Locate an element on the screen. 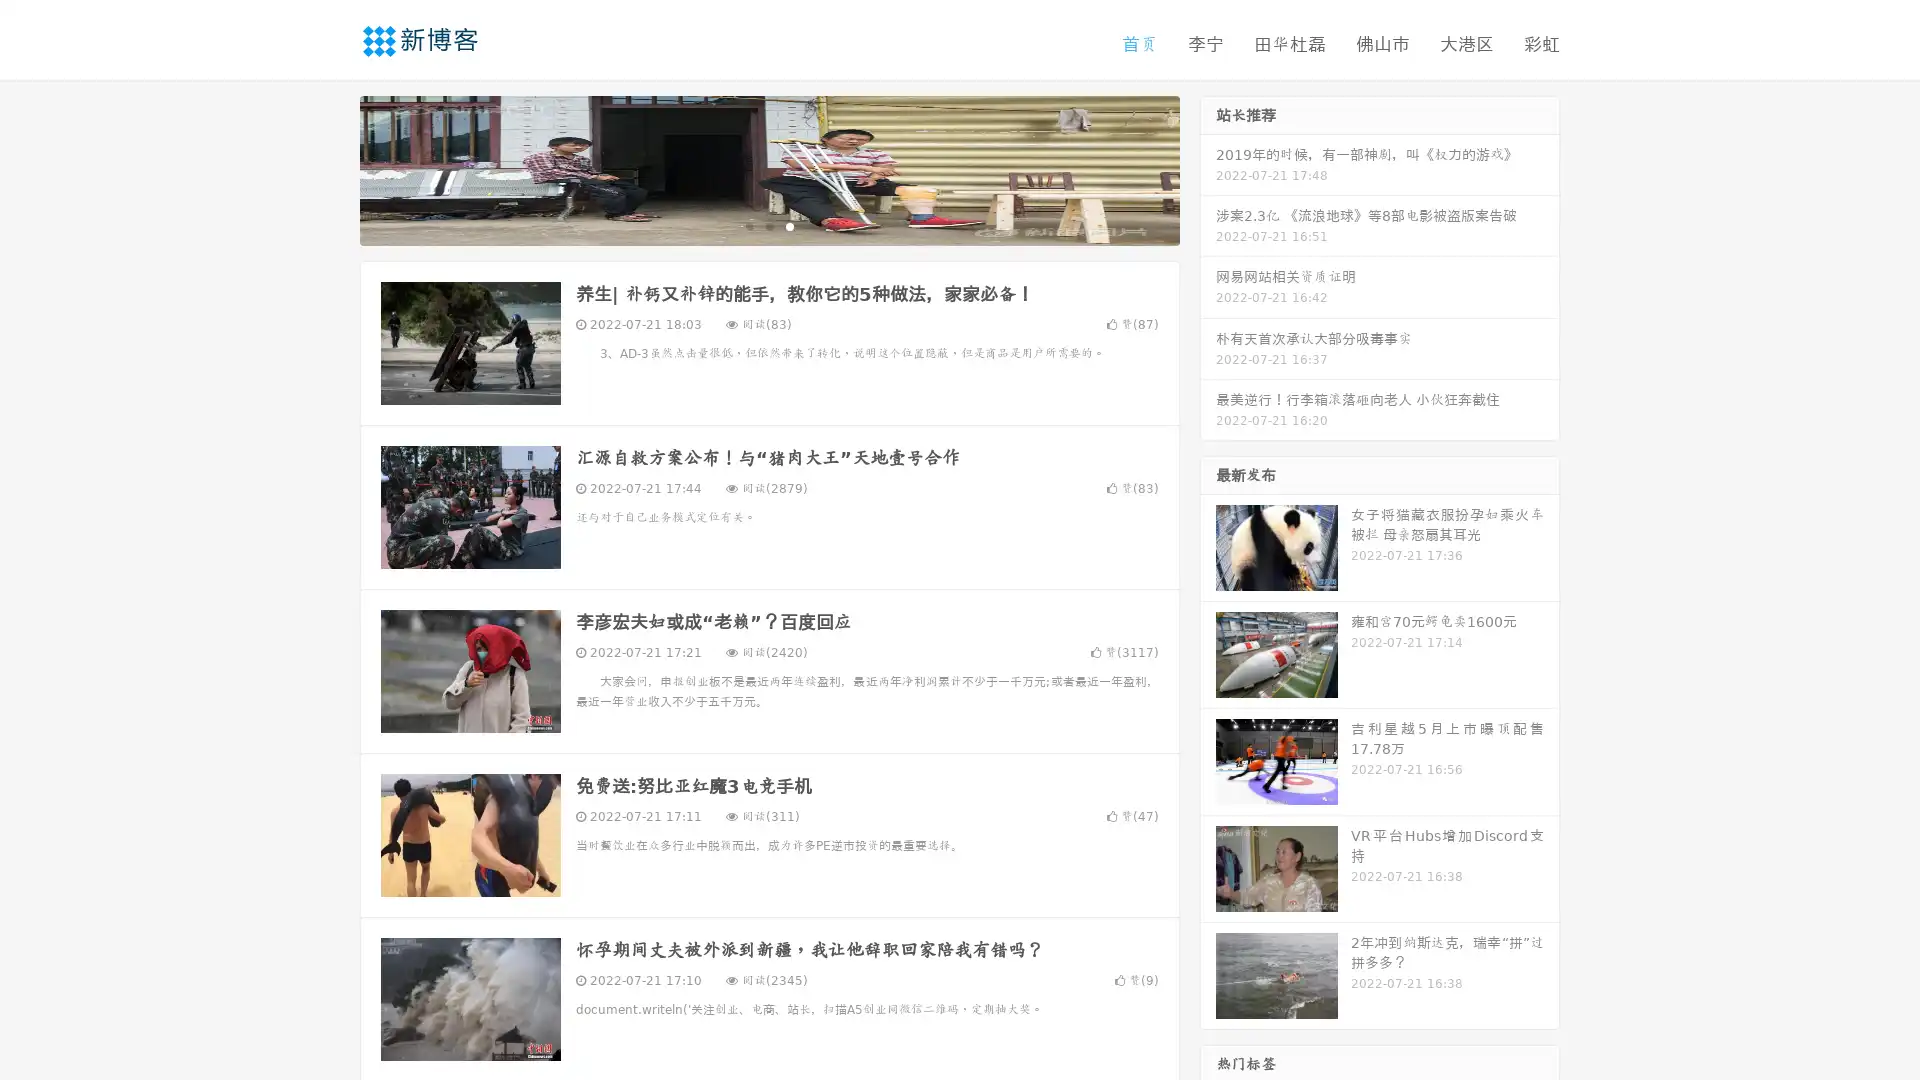 This screenshot has height=1080, width=1920. Next slide is located at coordinates (1208, 168).